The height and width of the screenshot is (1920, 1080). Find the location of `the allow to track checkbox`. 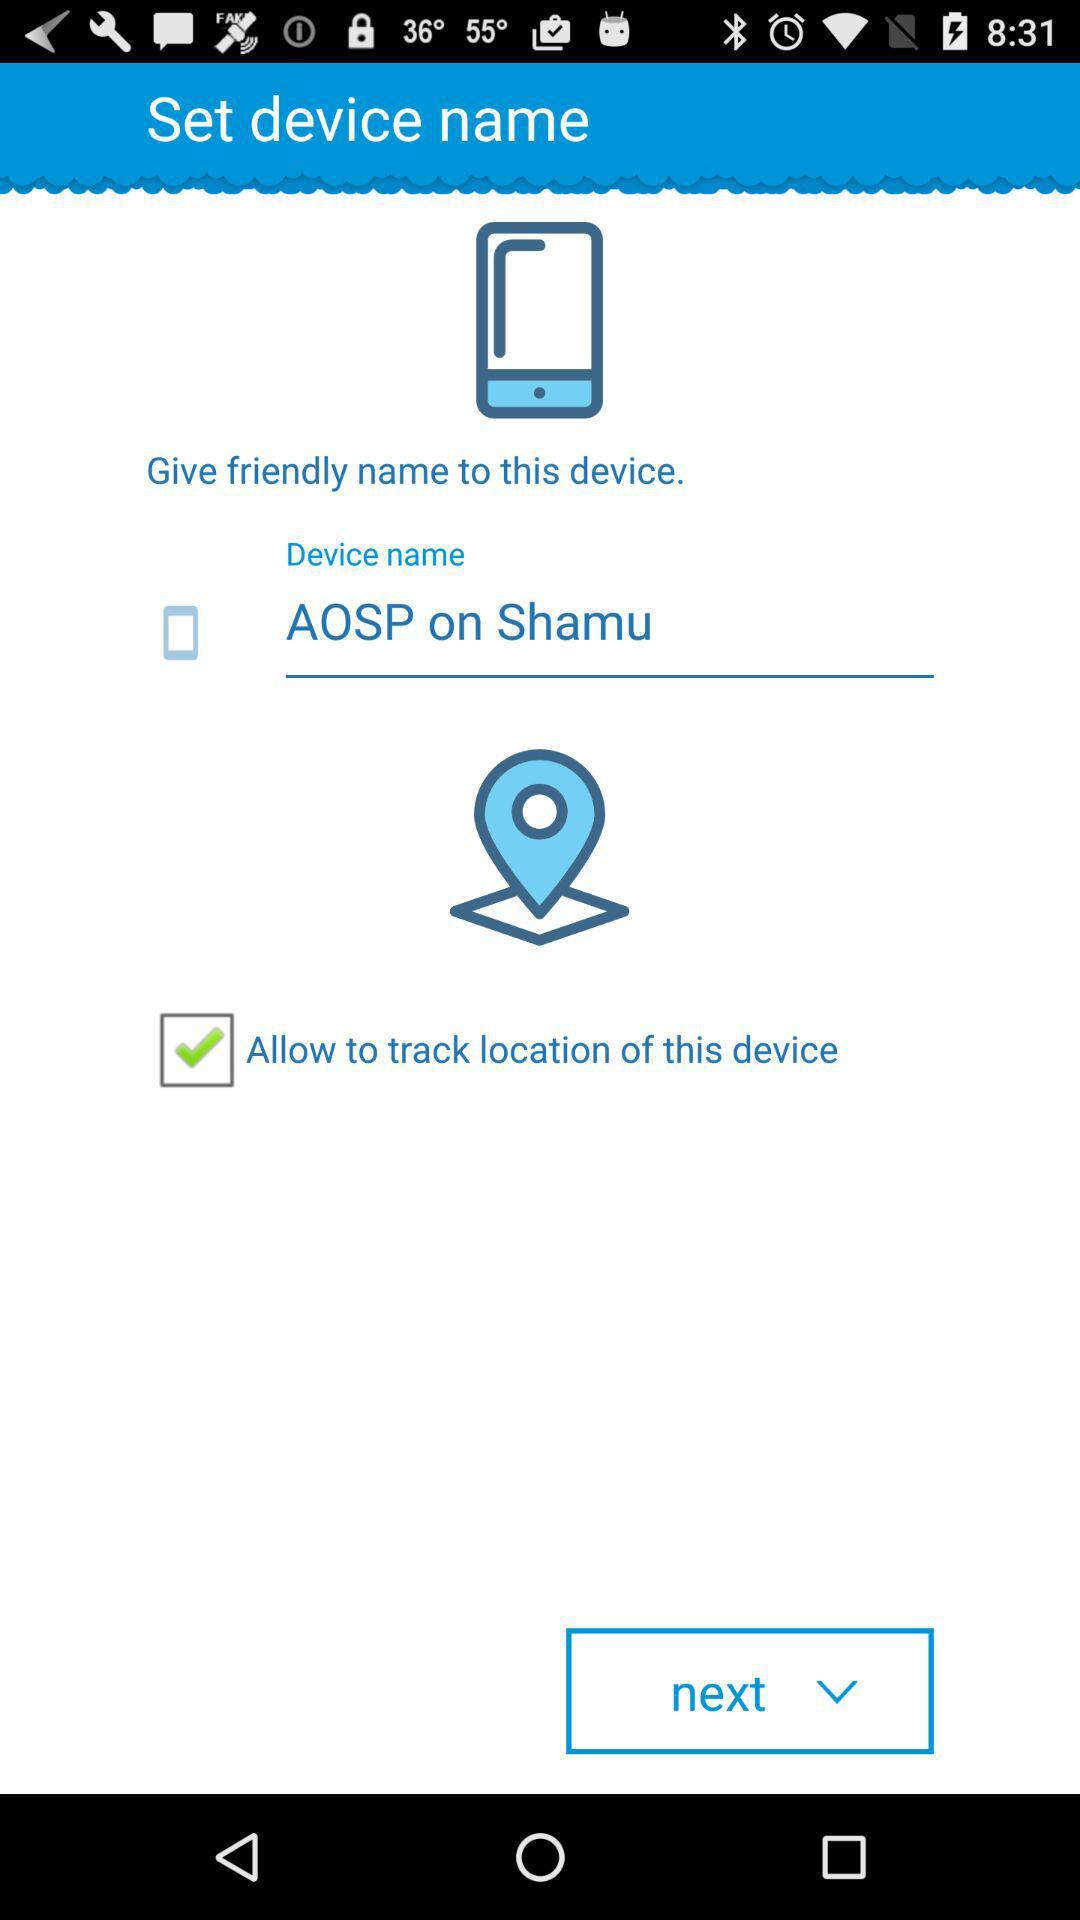

the allow to track checkbox is located at coordinates (492, 1047).